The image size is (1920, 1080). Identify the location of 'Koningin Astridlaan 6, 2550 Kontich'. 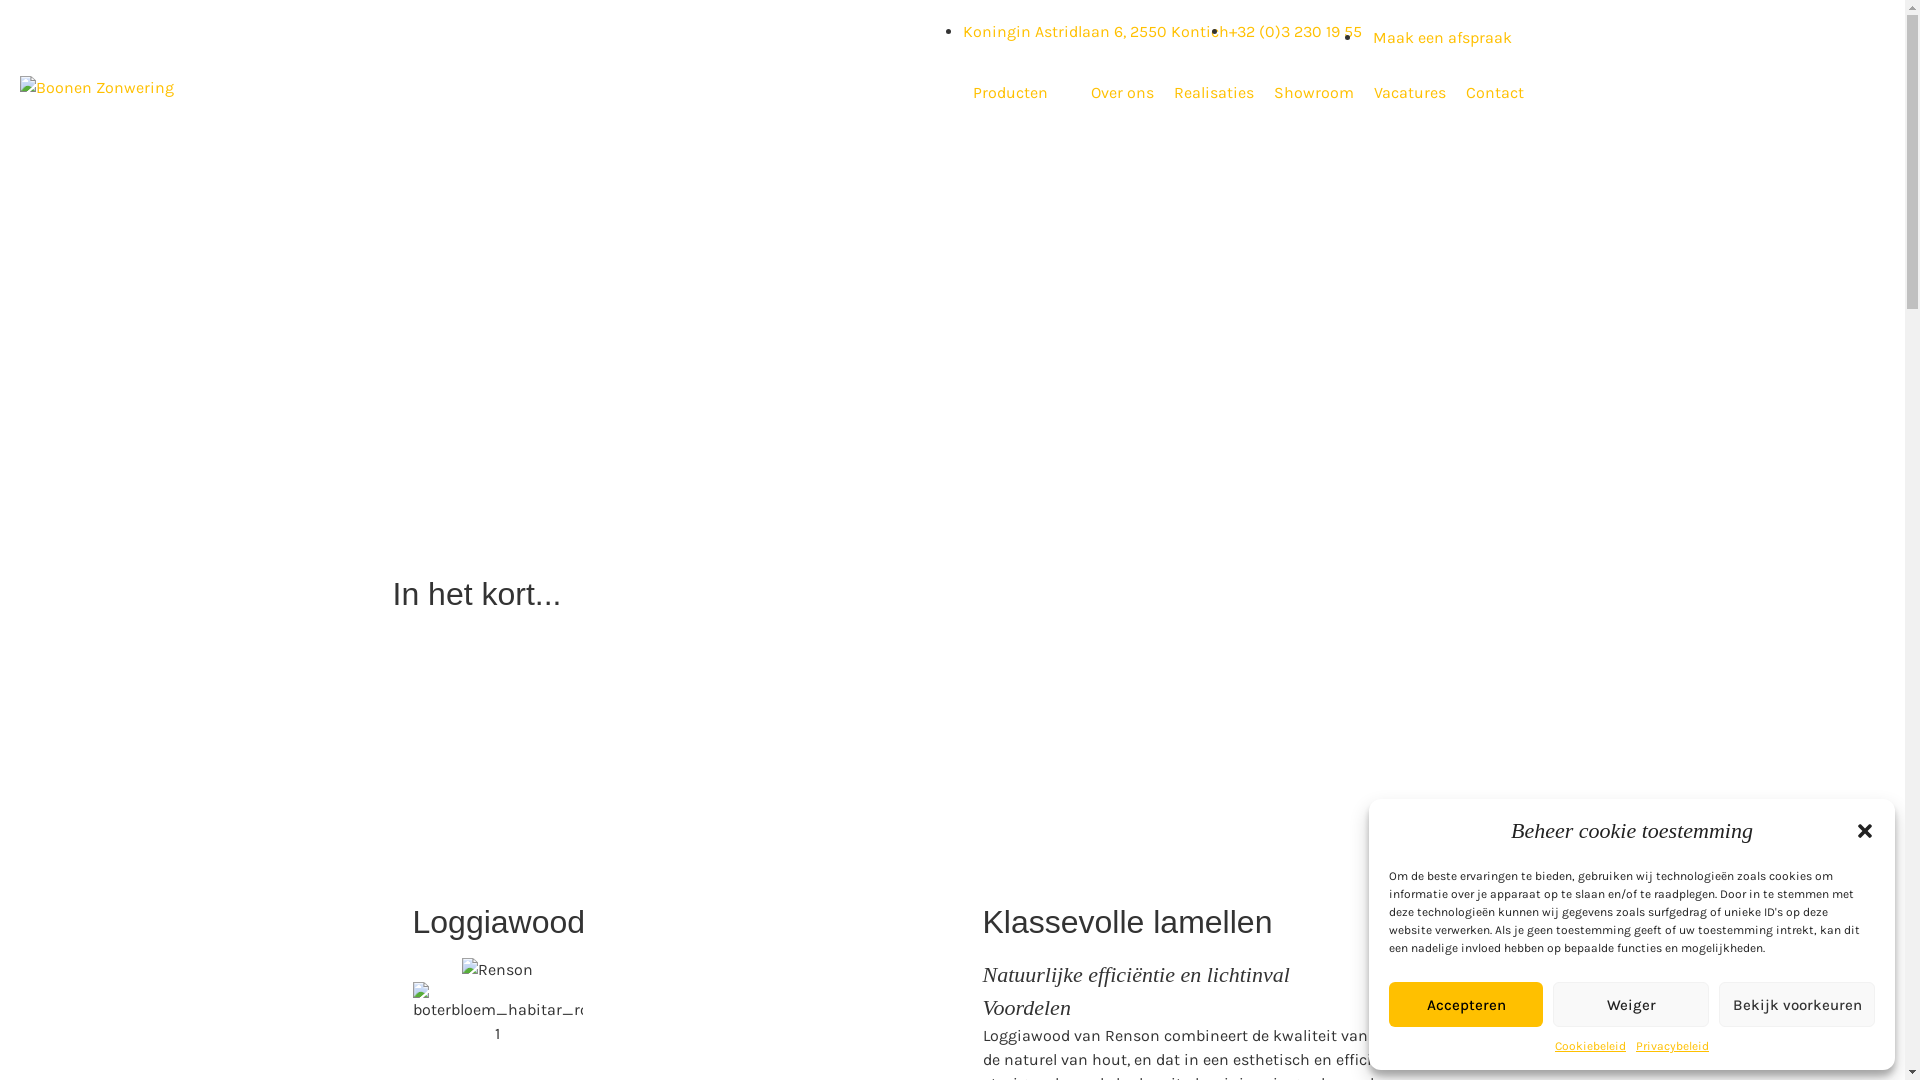
(1093, 31).